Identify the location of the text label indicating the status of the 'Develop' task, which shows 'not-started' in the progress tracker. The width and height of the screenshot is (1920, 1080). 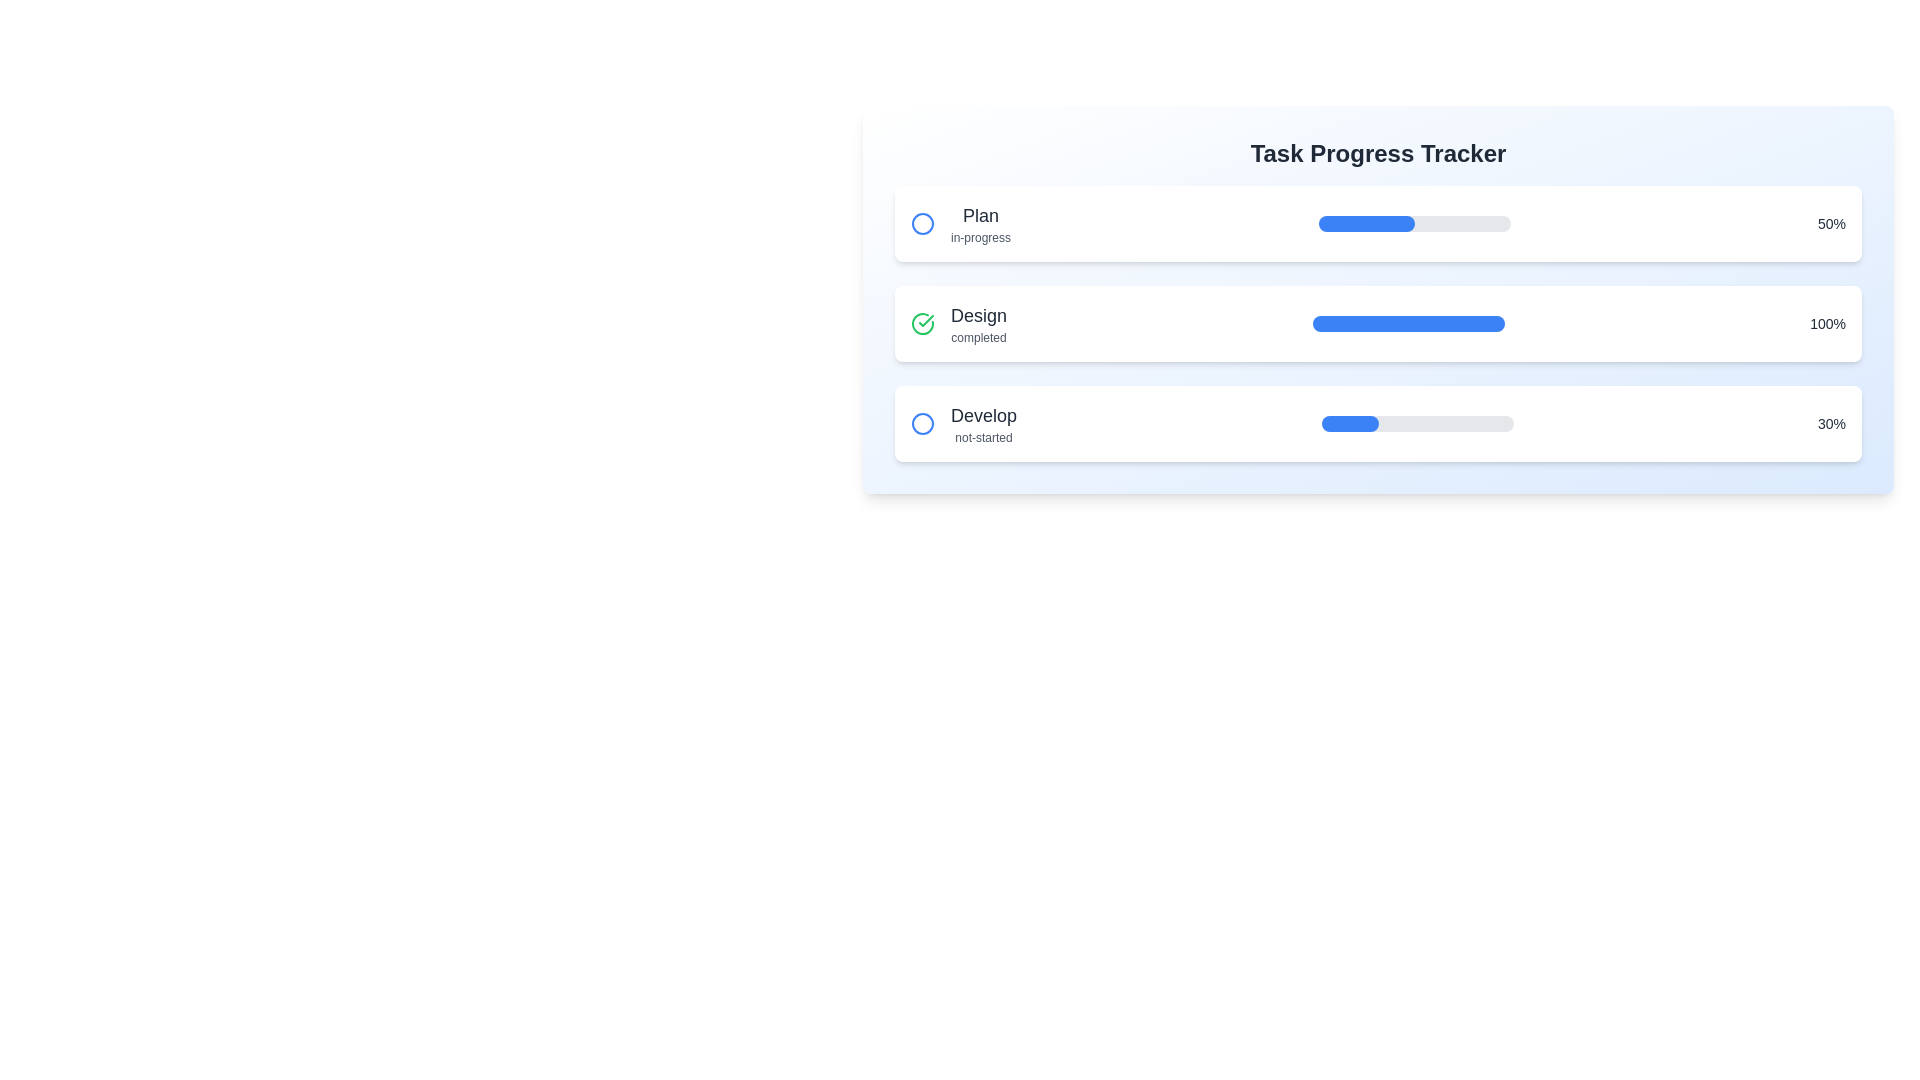
(983, 437).